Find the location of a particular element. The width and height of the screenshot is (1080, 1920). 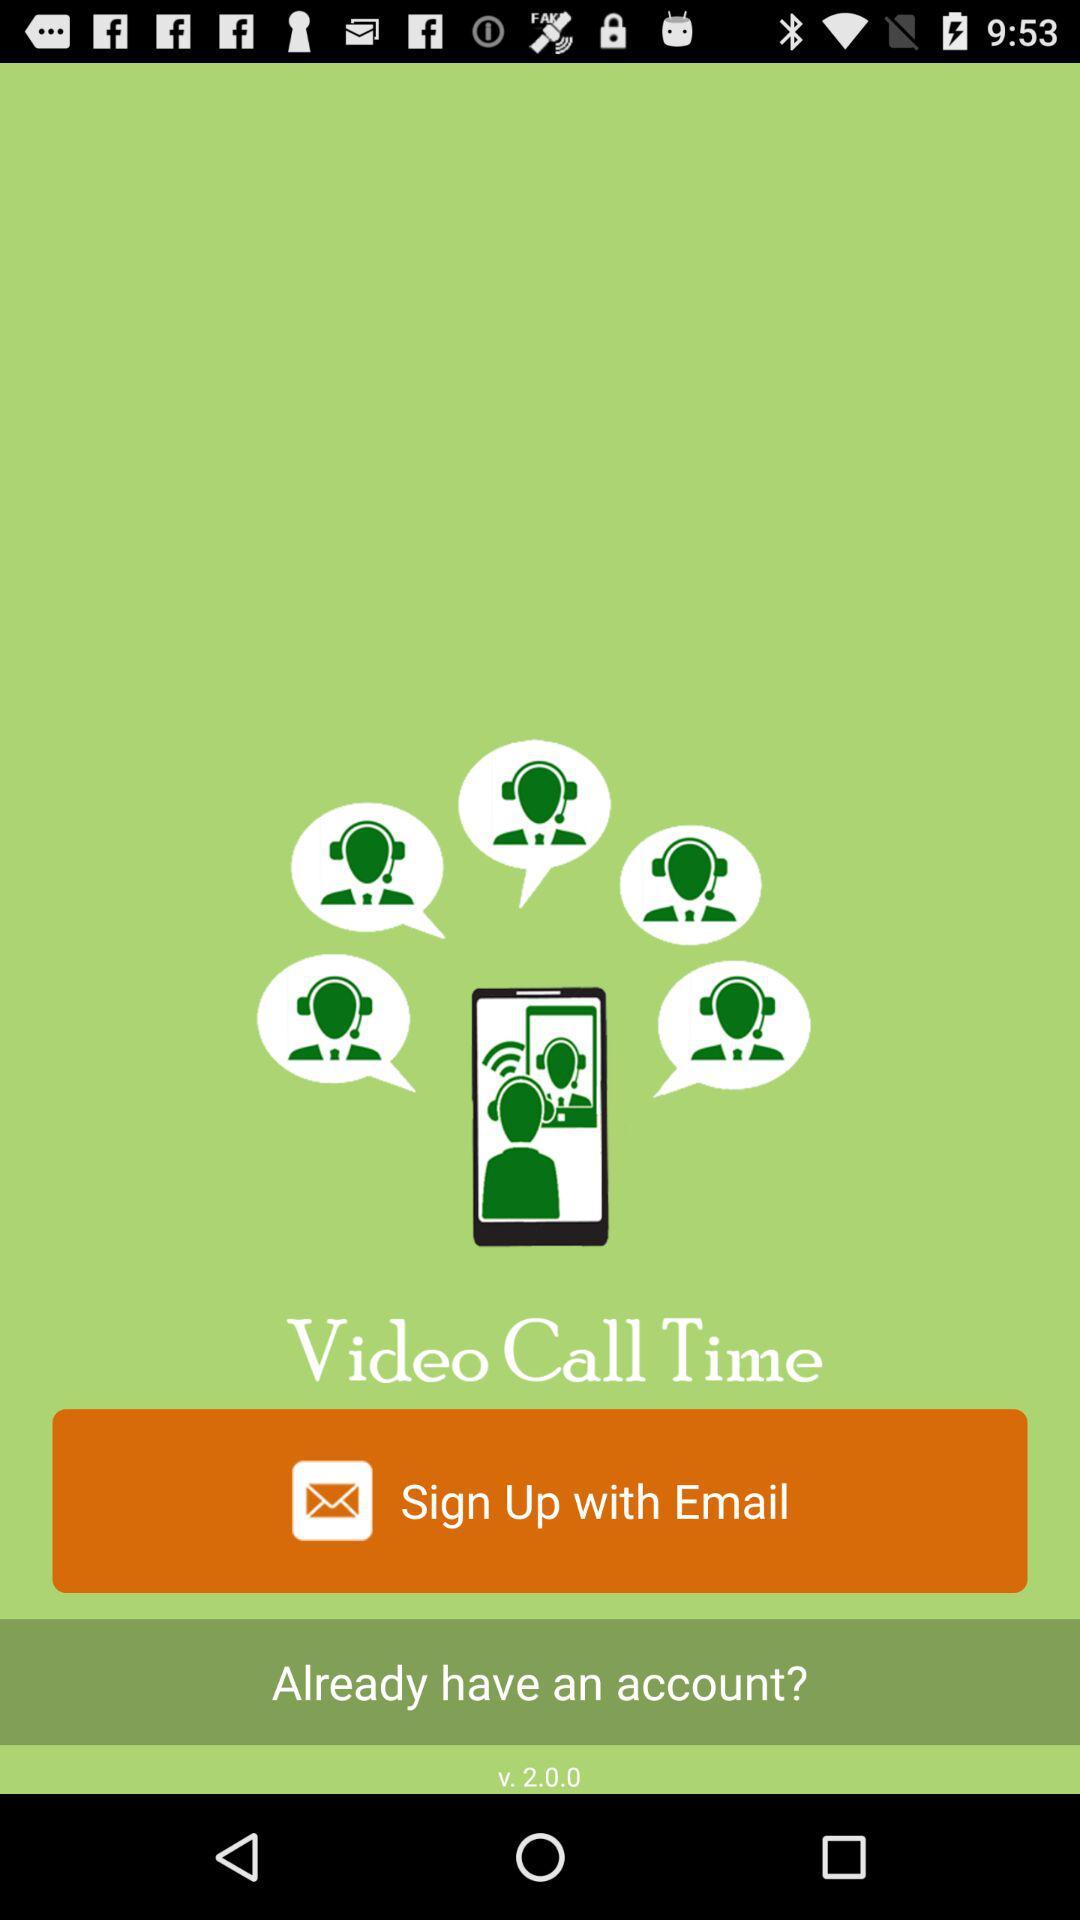

already have an item is located at coordinates (540, 1681).